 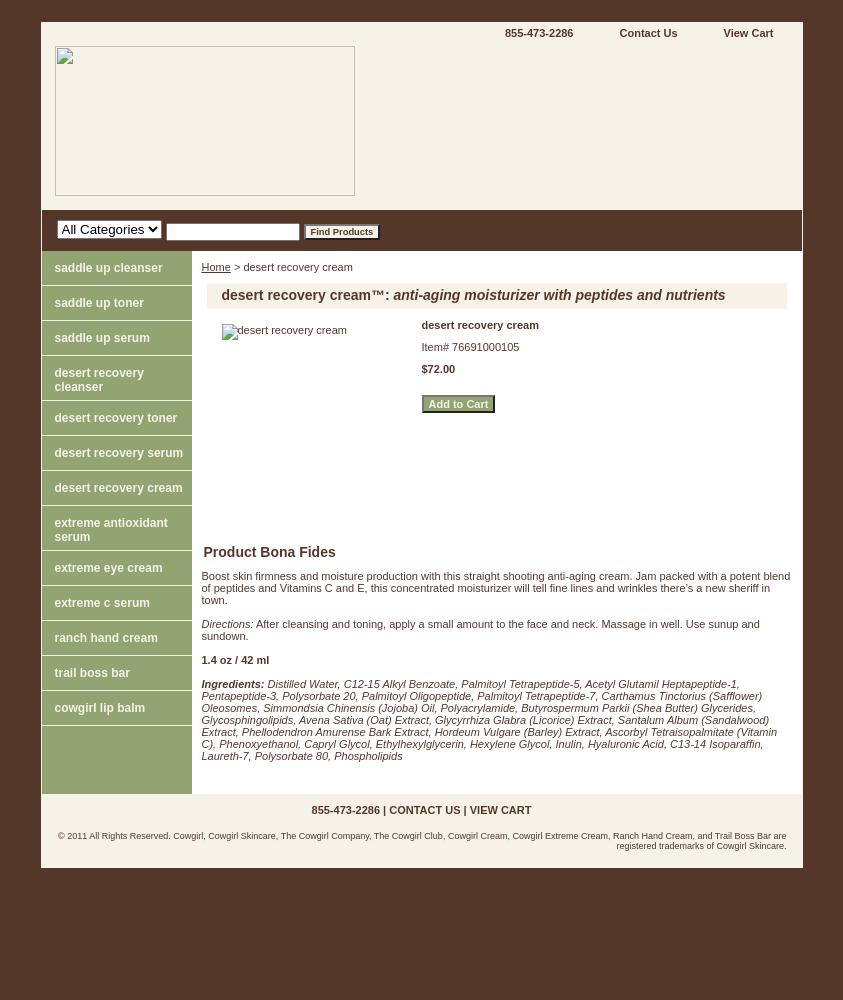 What do you see at coordinates (200, 622) in the screenshot?
I see `'Directions:'` at bounding box center [200, 622].